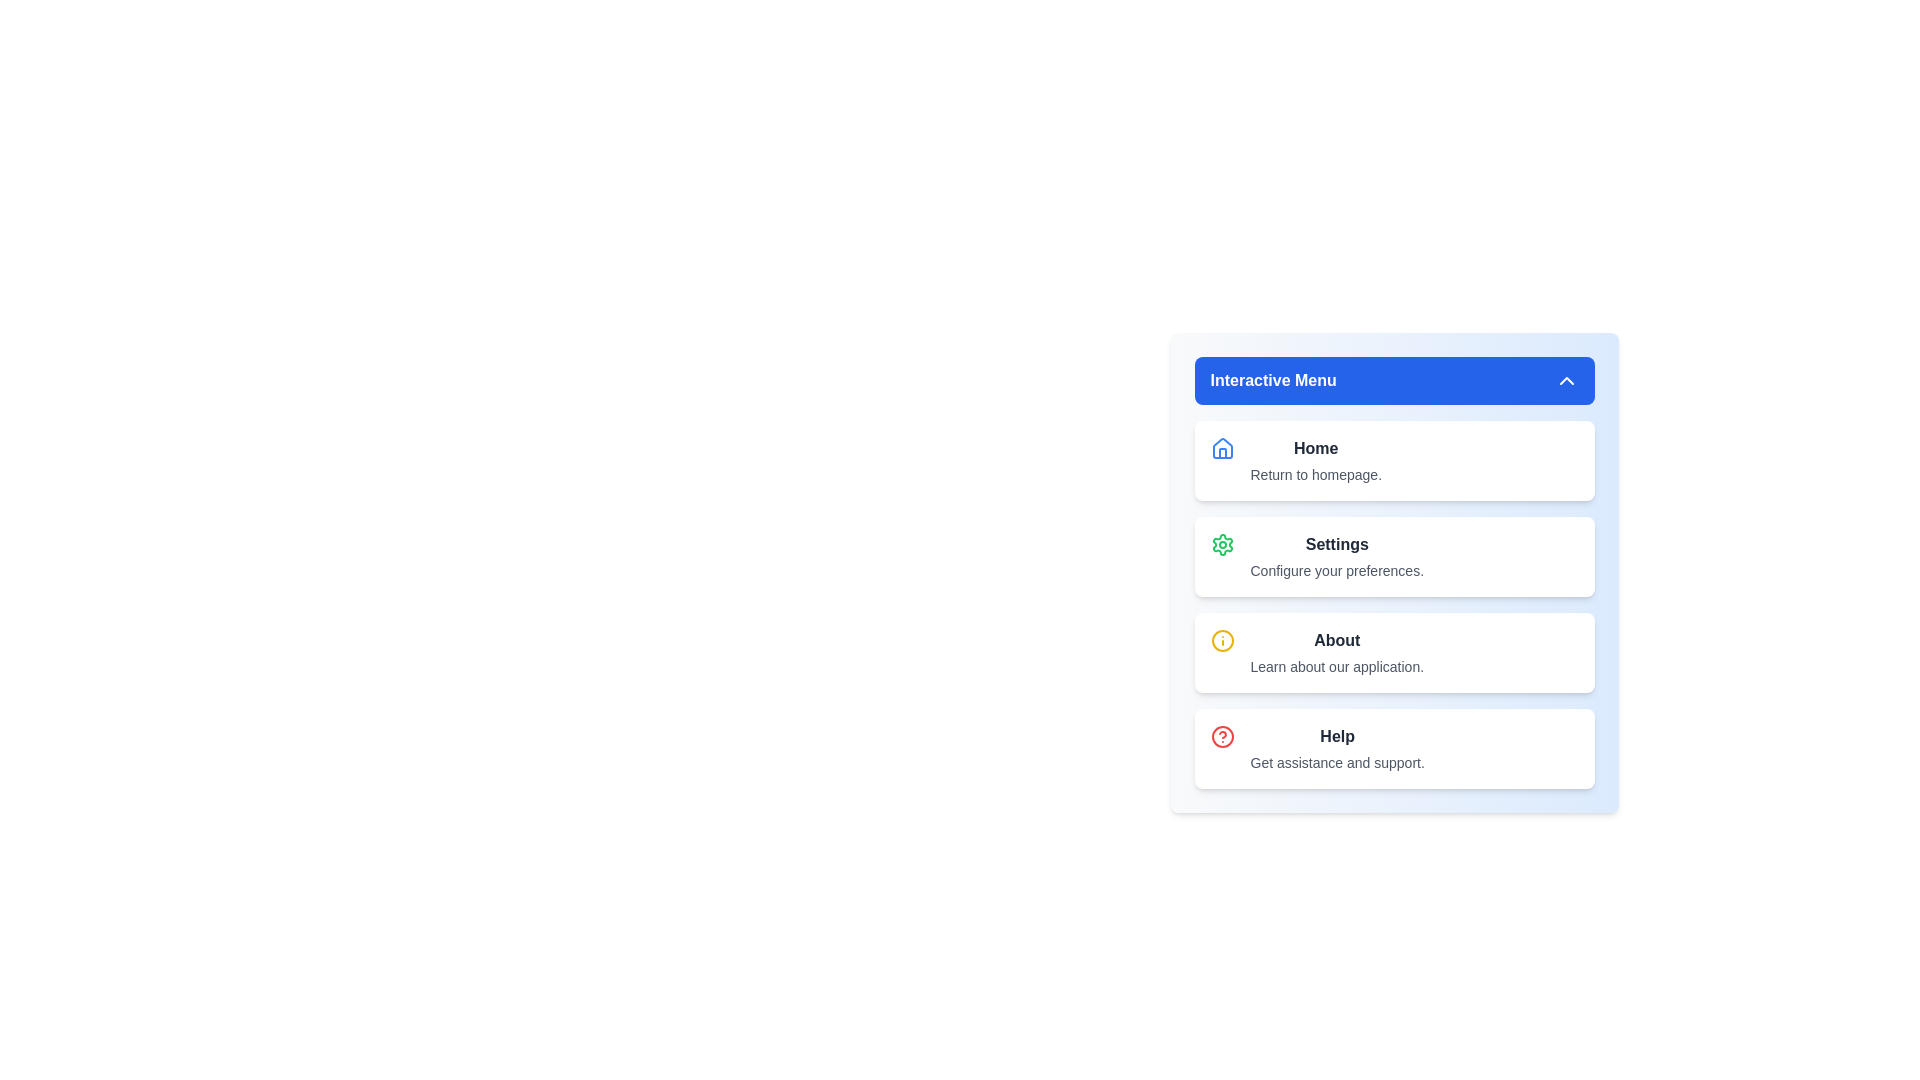 The image size is (1920, 1080). I want to click on the text label that says 'Return to homepage.' located below the bold 'Home' text within the first card of the interactive menu, so click(1316, 474).